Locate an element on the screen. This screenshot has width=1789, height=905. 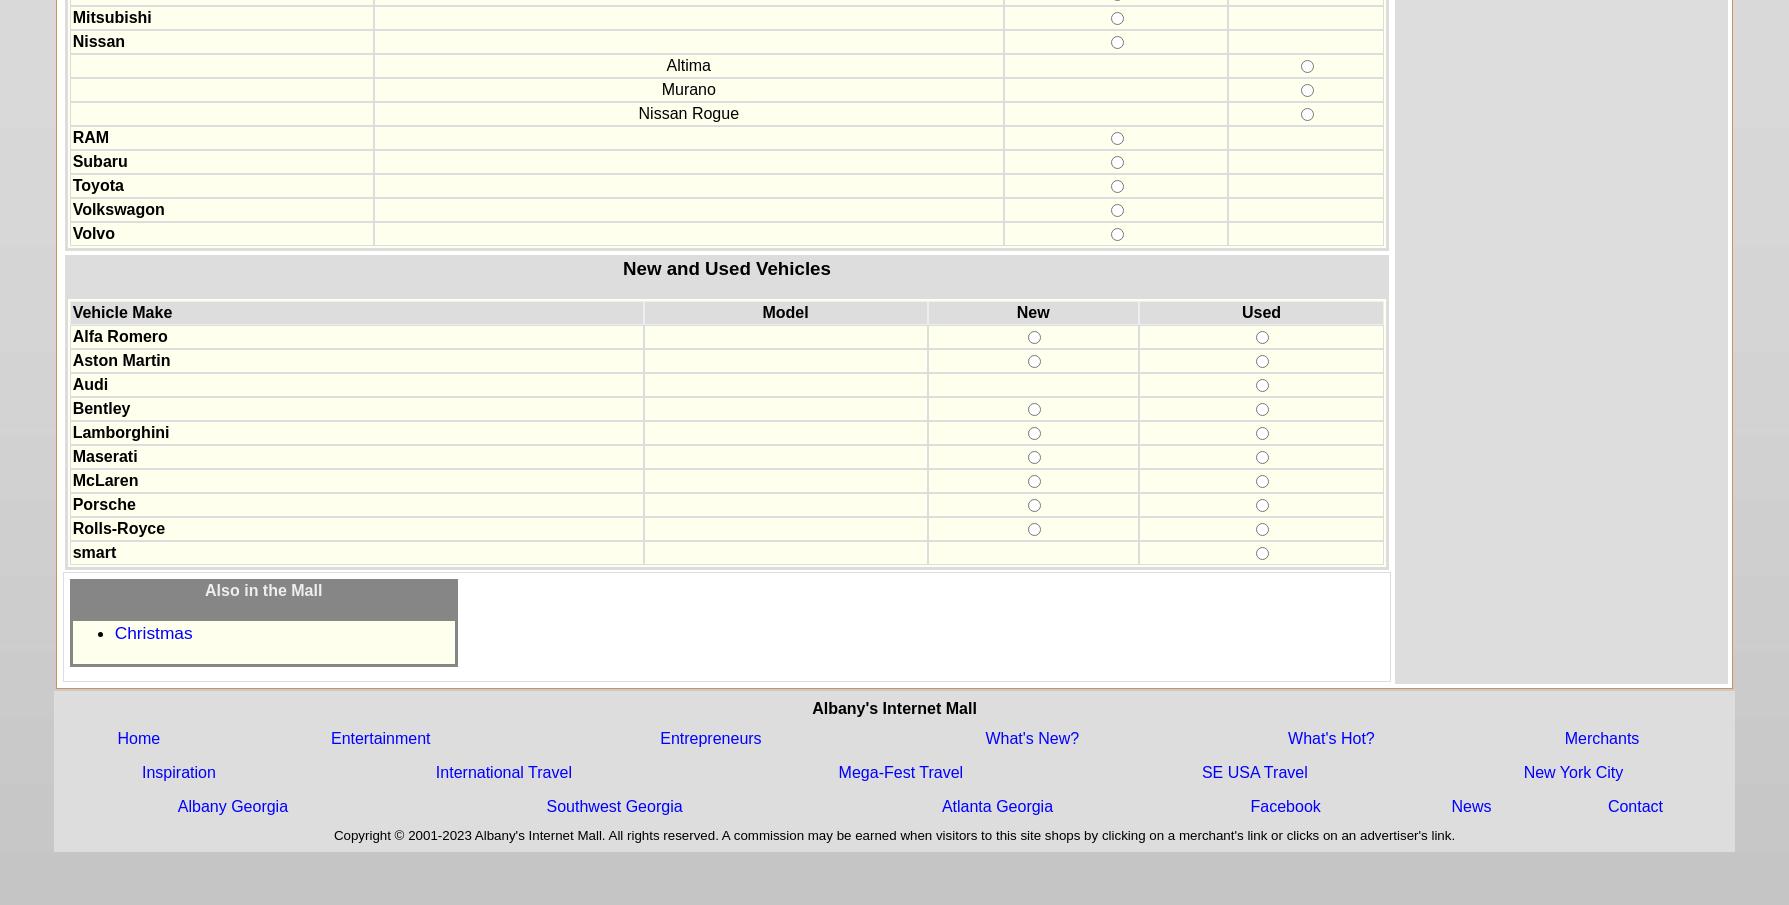
'Porsche' is located at coordinates (103, 503).